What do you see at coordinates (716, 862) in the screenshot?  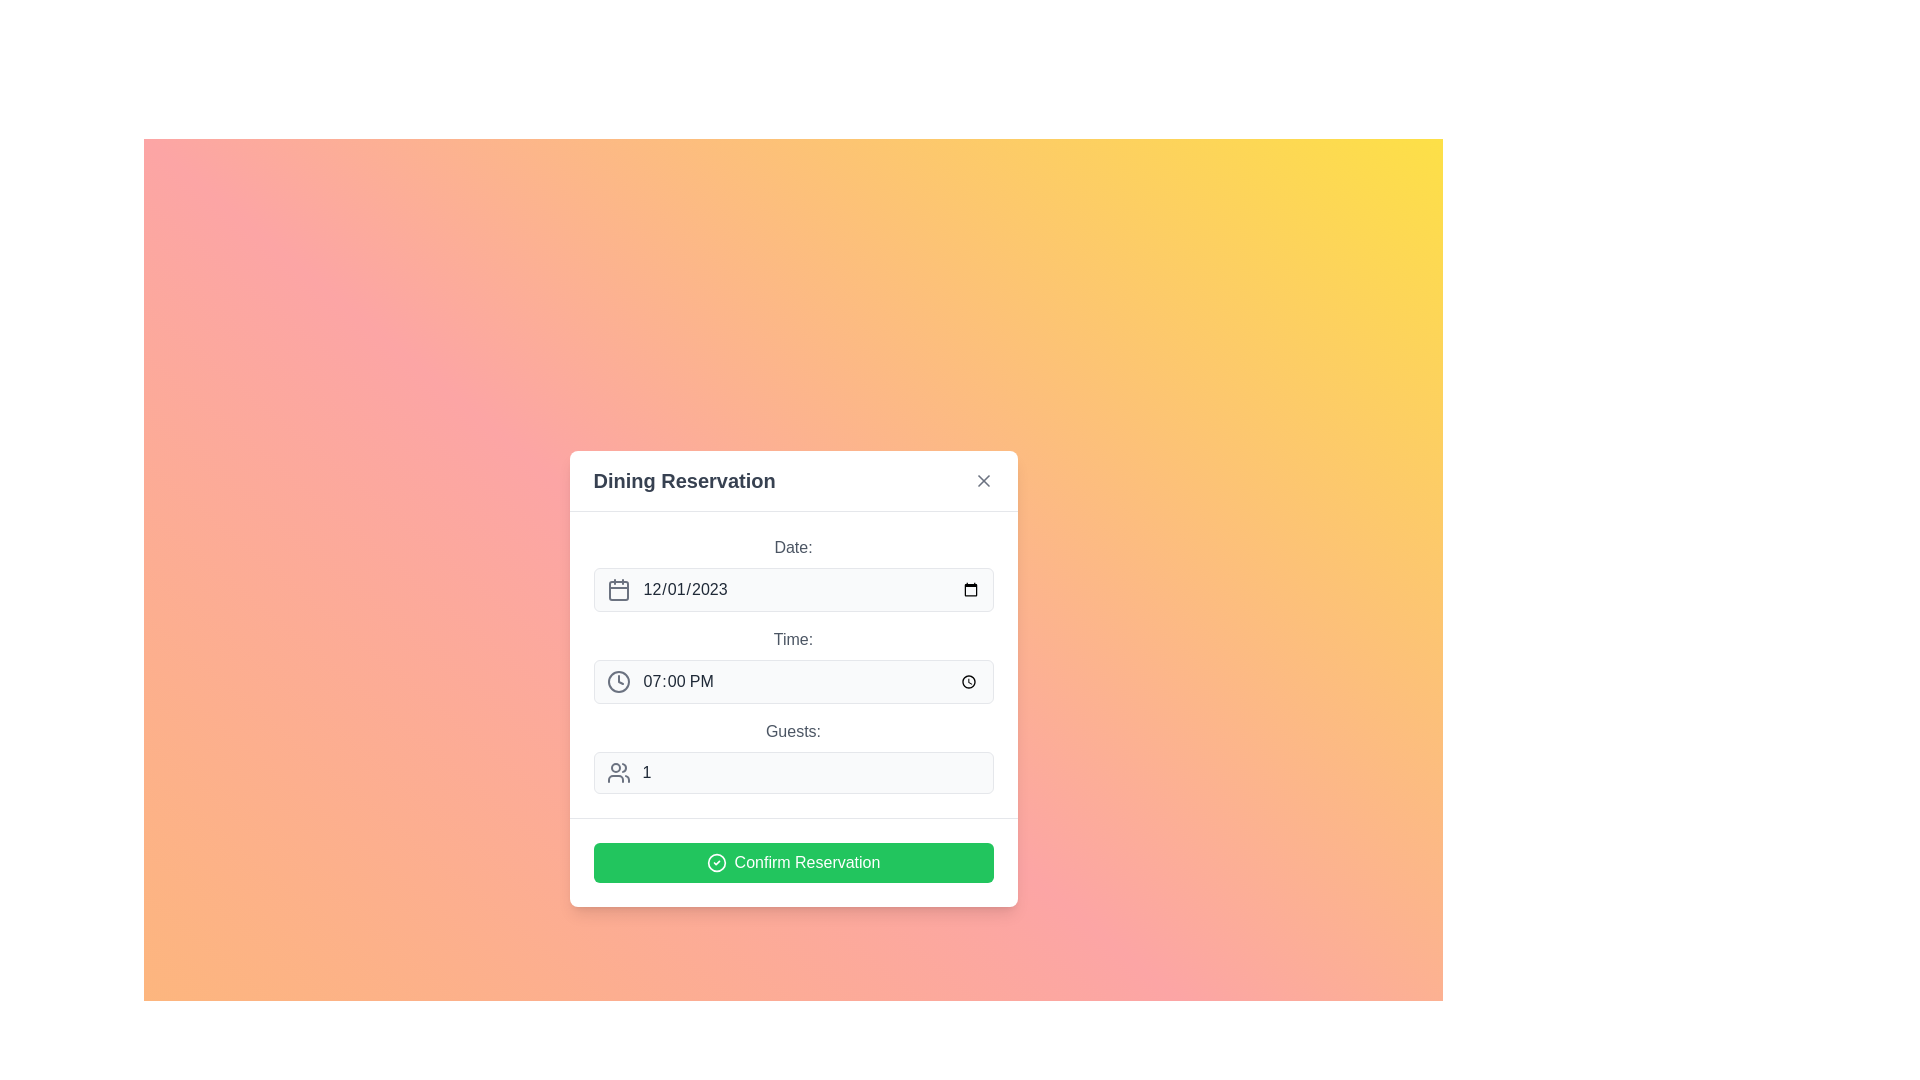 I see `the confirmation icon located at the center-left side of the 'Confirm Reservation' button, which indicates a positive action` at bounding box center [716, 862].